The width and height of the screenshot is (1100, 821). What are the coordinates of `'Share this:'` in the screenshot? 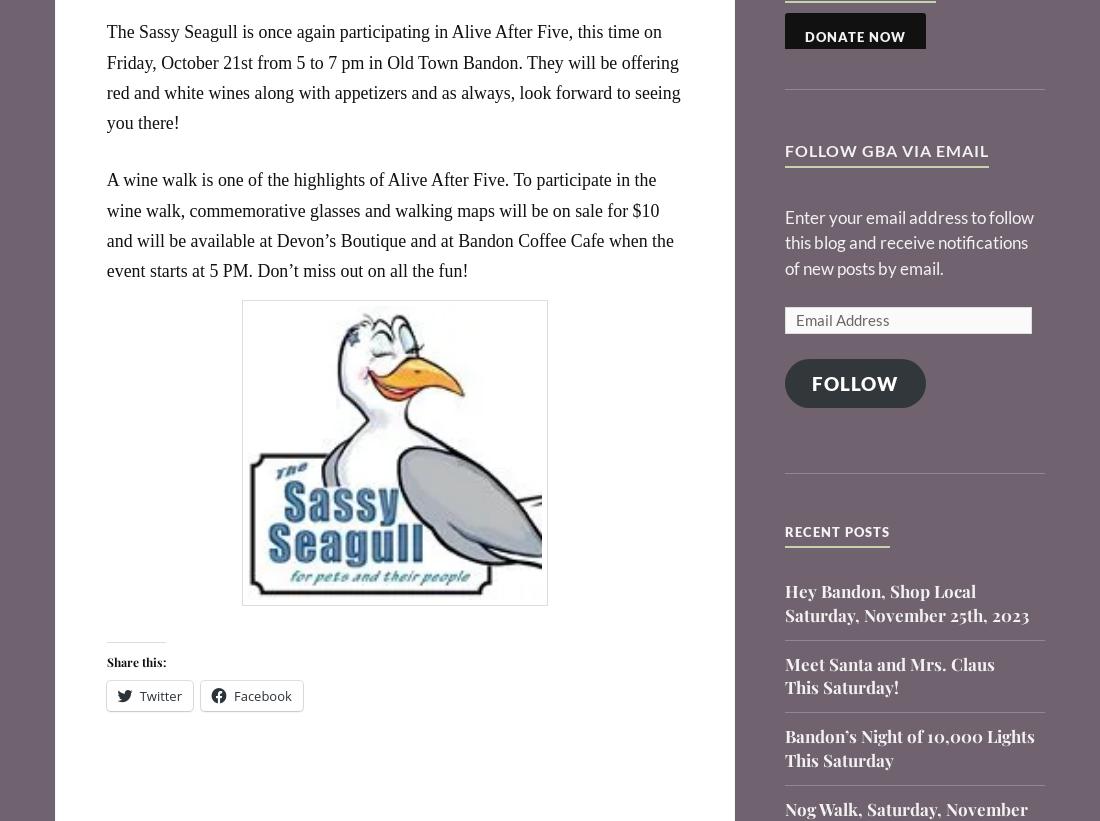 It's located at (135, 659).